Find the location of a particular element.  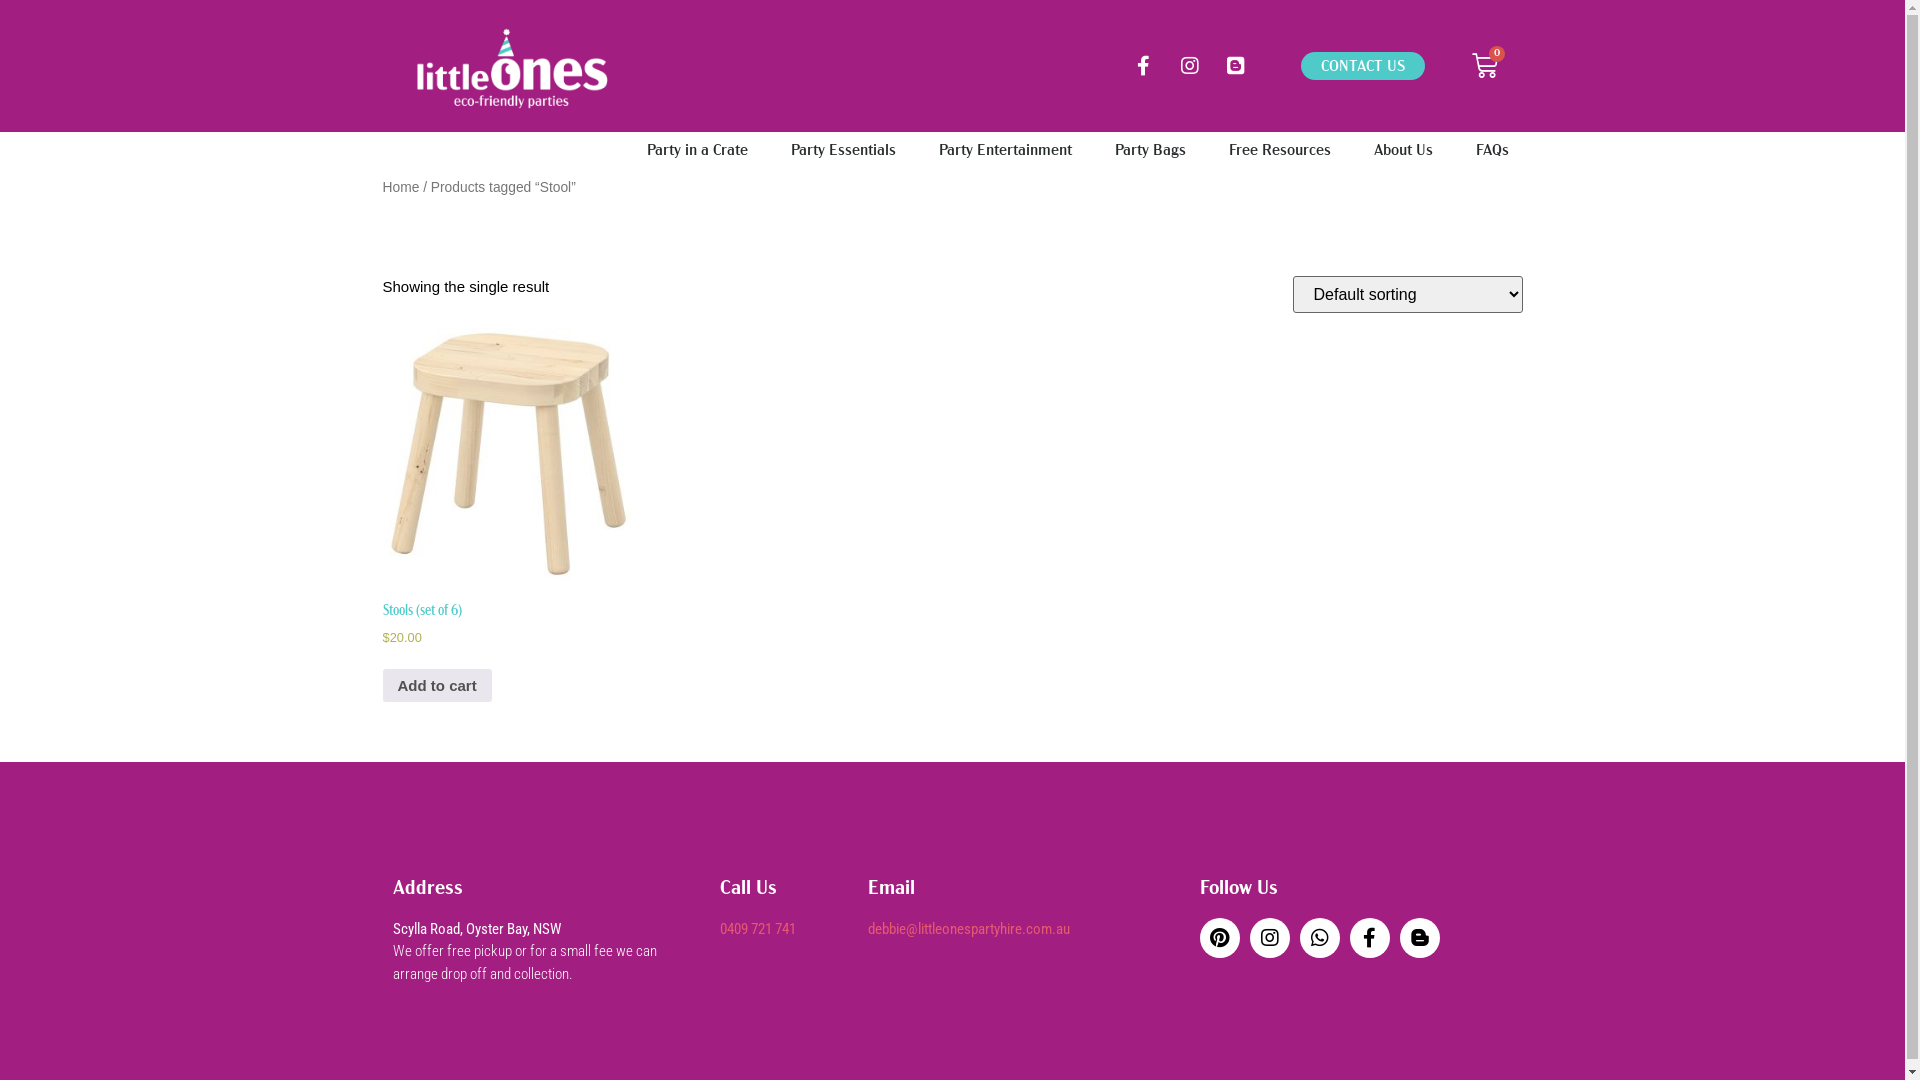

'CONTACT US' is located at coordinates (1362, 64).